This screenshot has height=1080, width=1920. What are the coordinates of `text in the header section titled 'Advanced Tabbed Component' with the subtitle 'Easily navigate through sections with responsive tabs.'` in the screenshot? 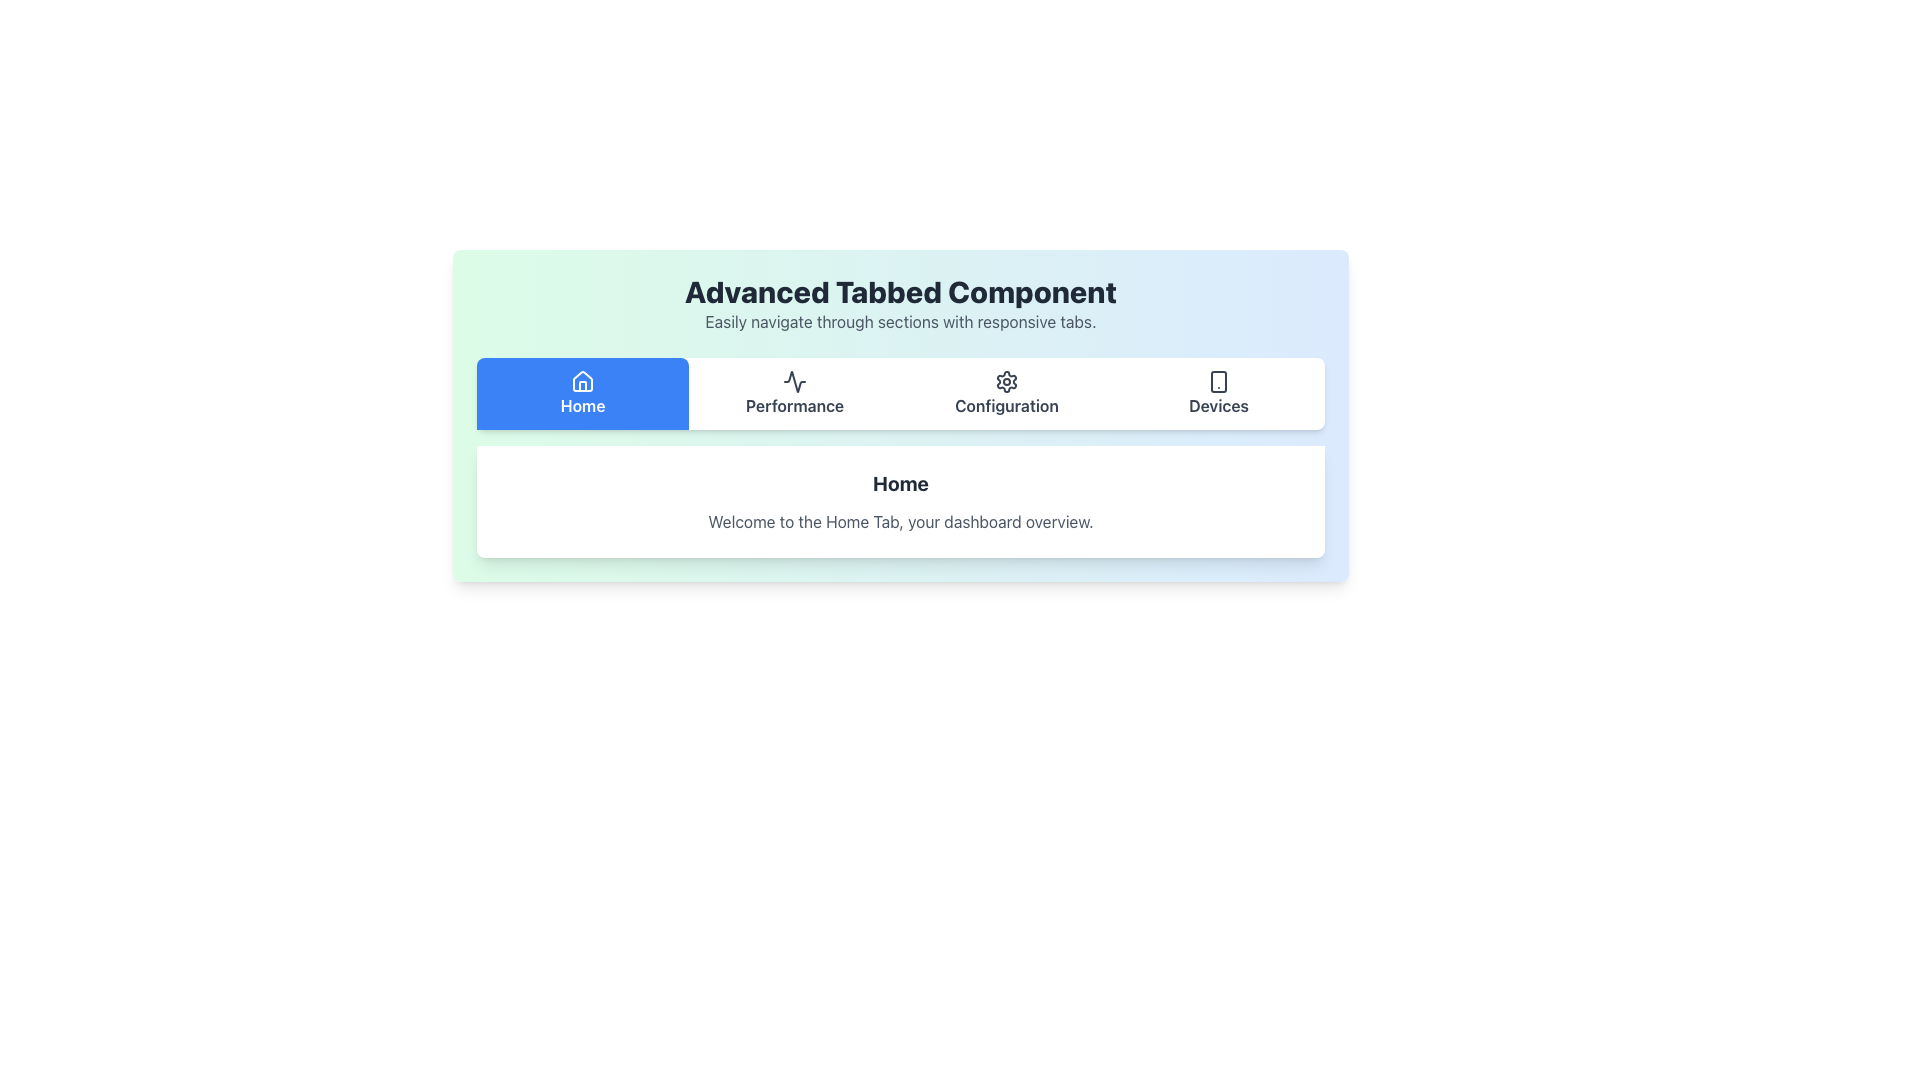 It's located at (900, 304).